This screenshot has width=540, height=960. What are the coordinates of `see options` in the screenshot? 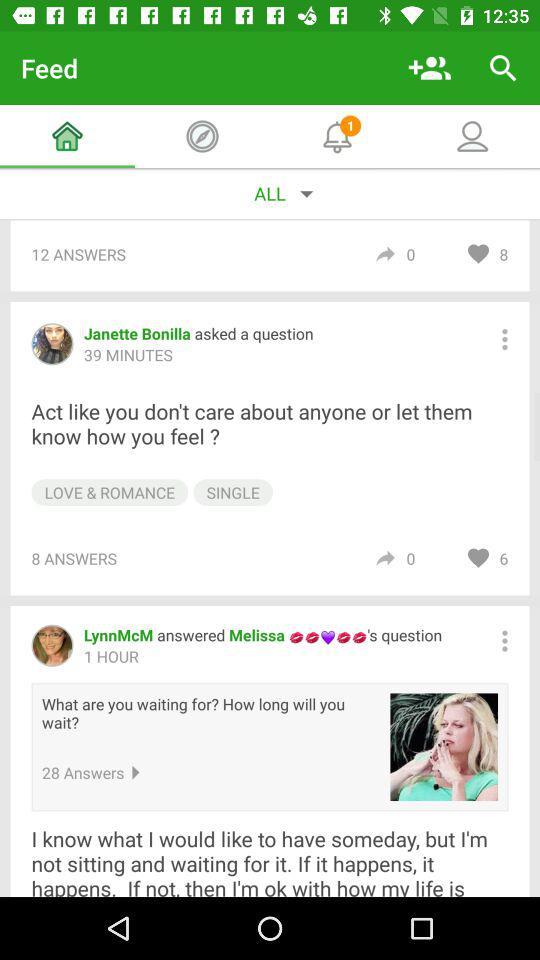 It's located at (503, 339).